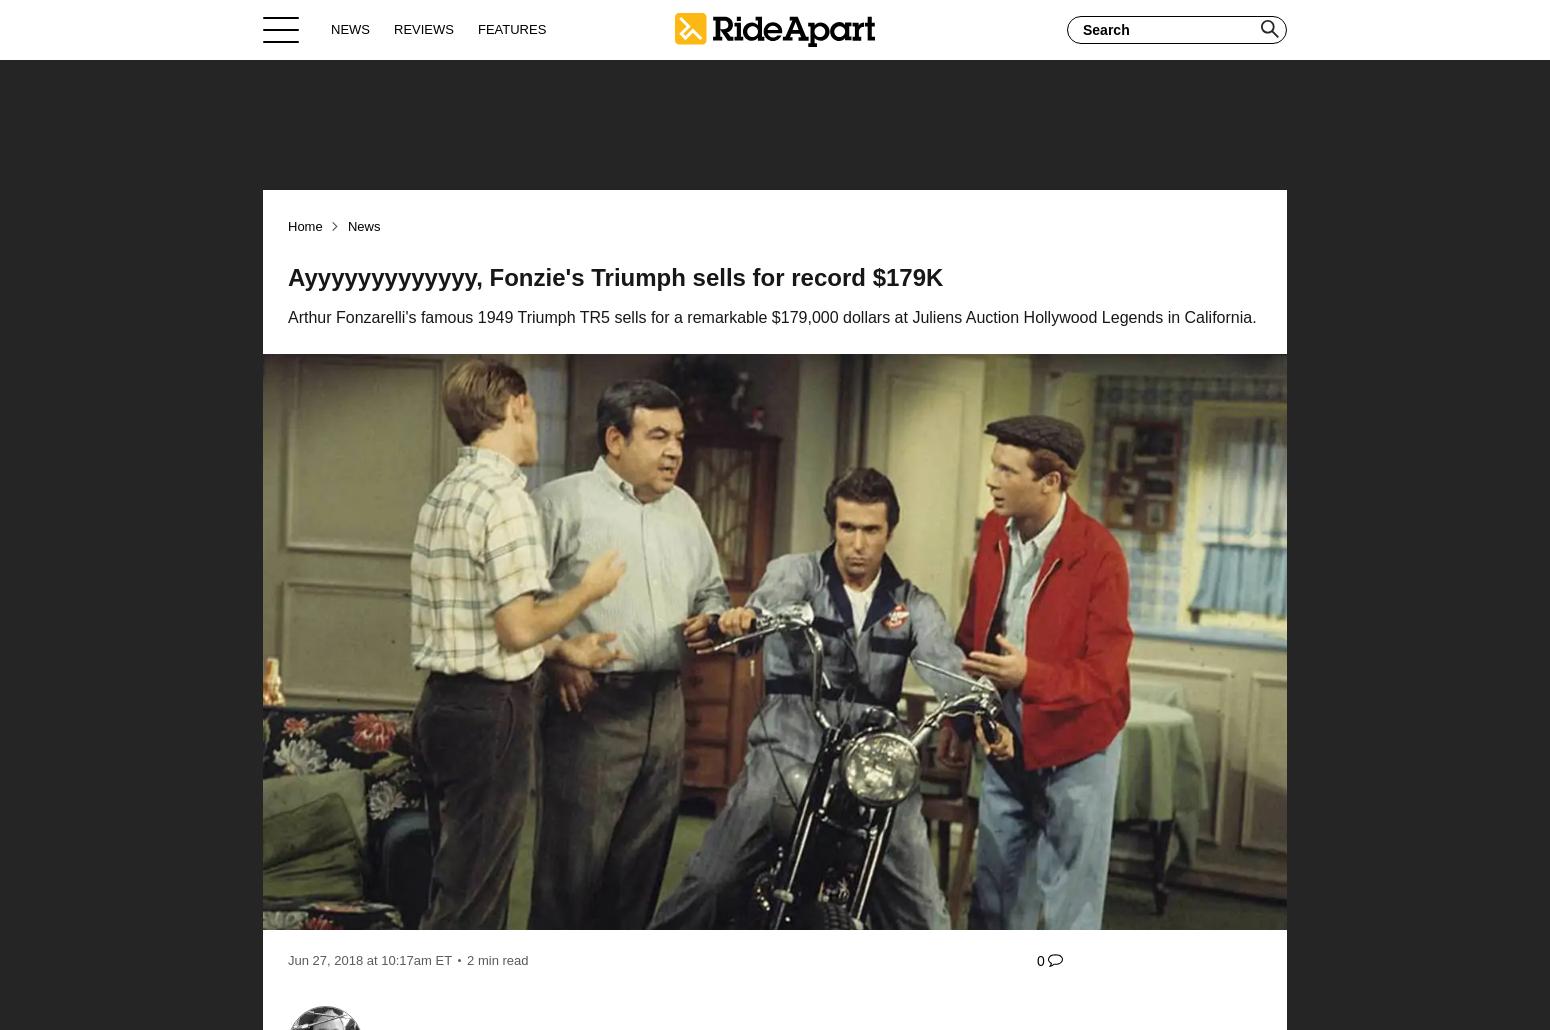 This screenshot has height=1030, width=1550. What do you see at coordinates (496, 958) in the screenshot?
I see `'2 min read'` at bounding box center [496, 958].